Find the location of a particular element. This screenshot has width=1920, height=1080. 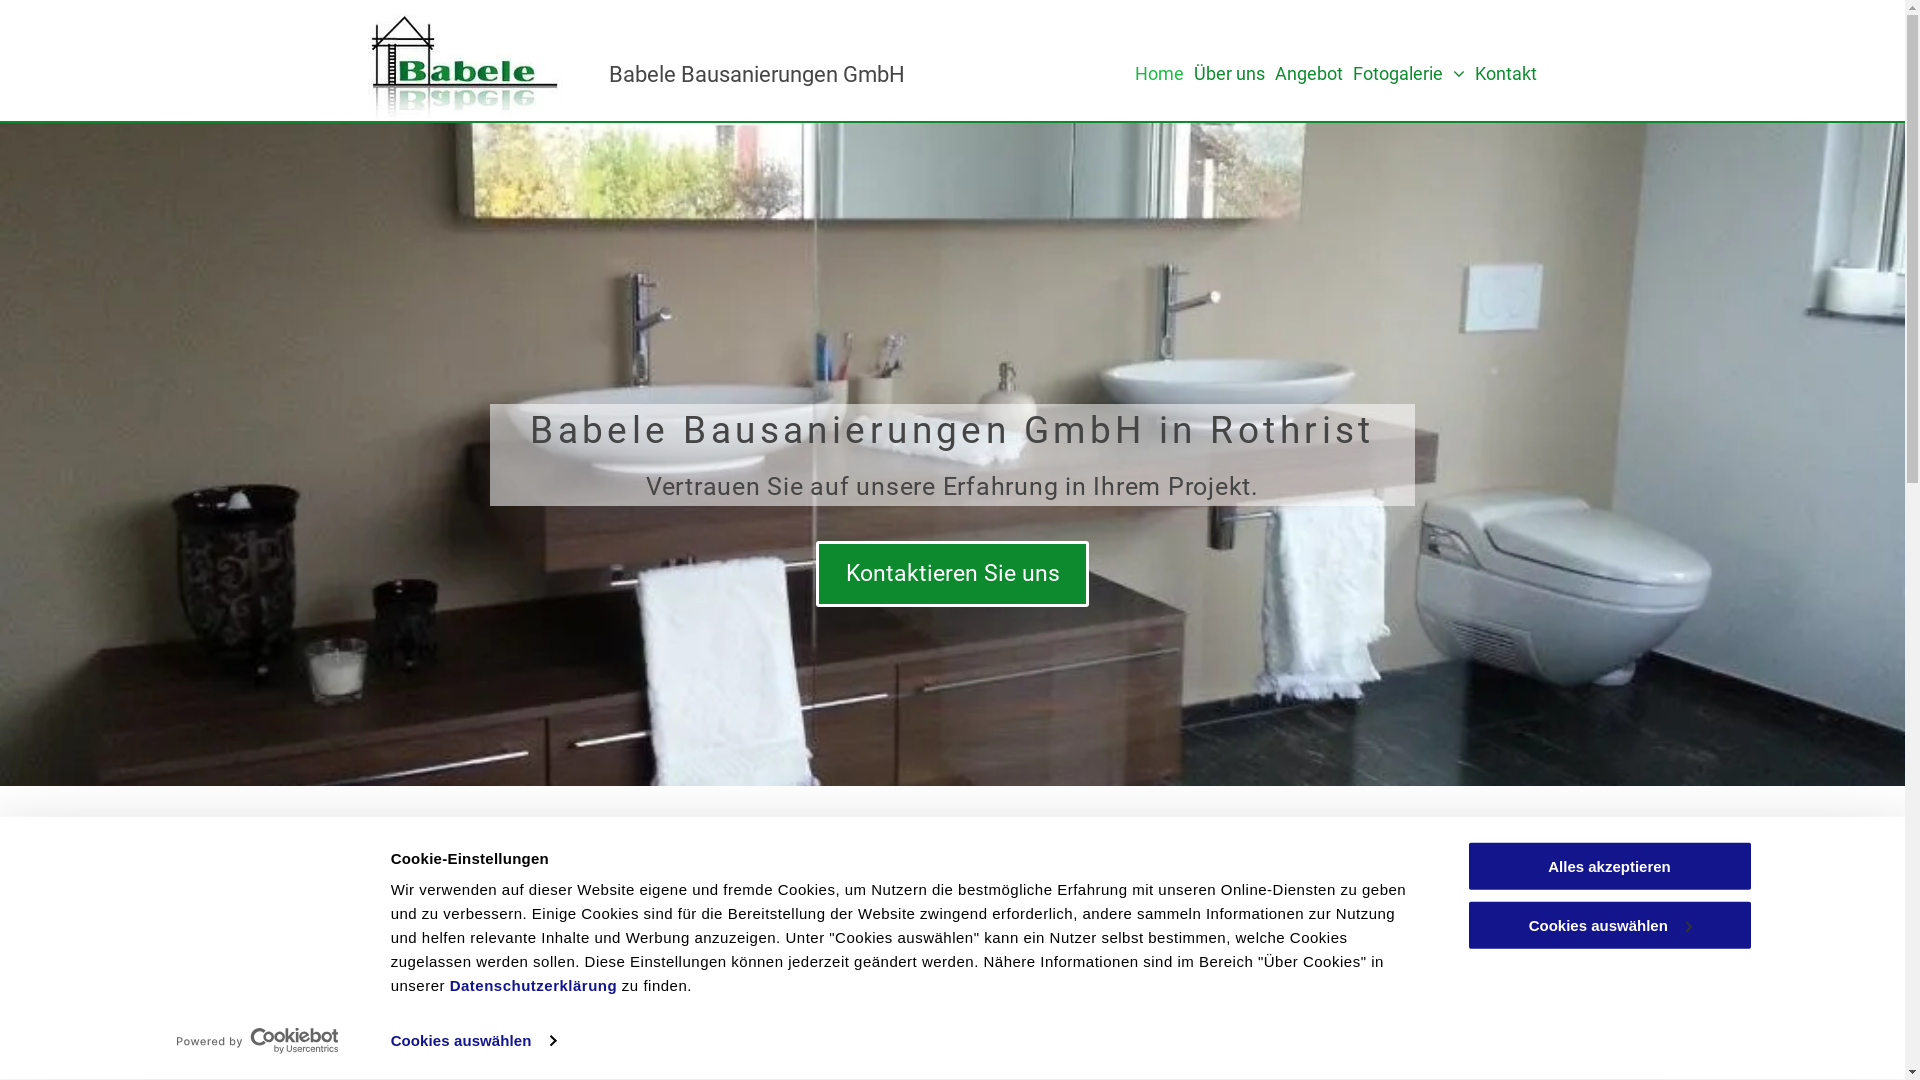

'Home' is located at coordinates (1159, 72).